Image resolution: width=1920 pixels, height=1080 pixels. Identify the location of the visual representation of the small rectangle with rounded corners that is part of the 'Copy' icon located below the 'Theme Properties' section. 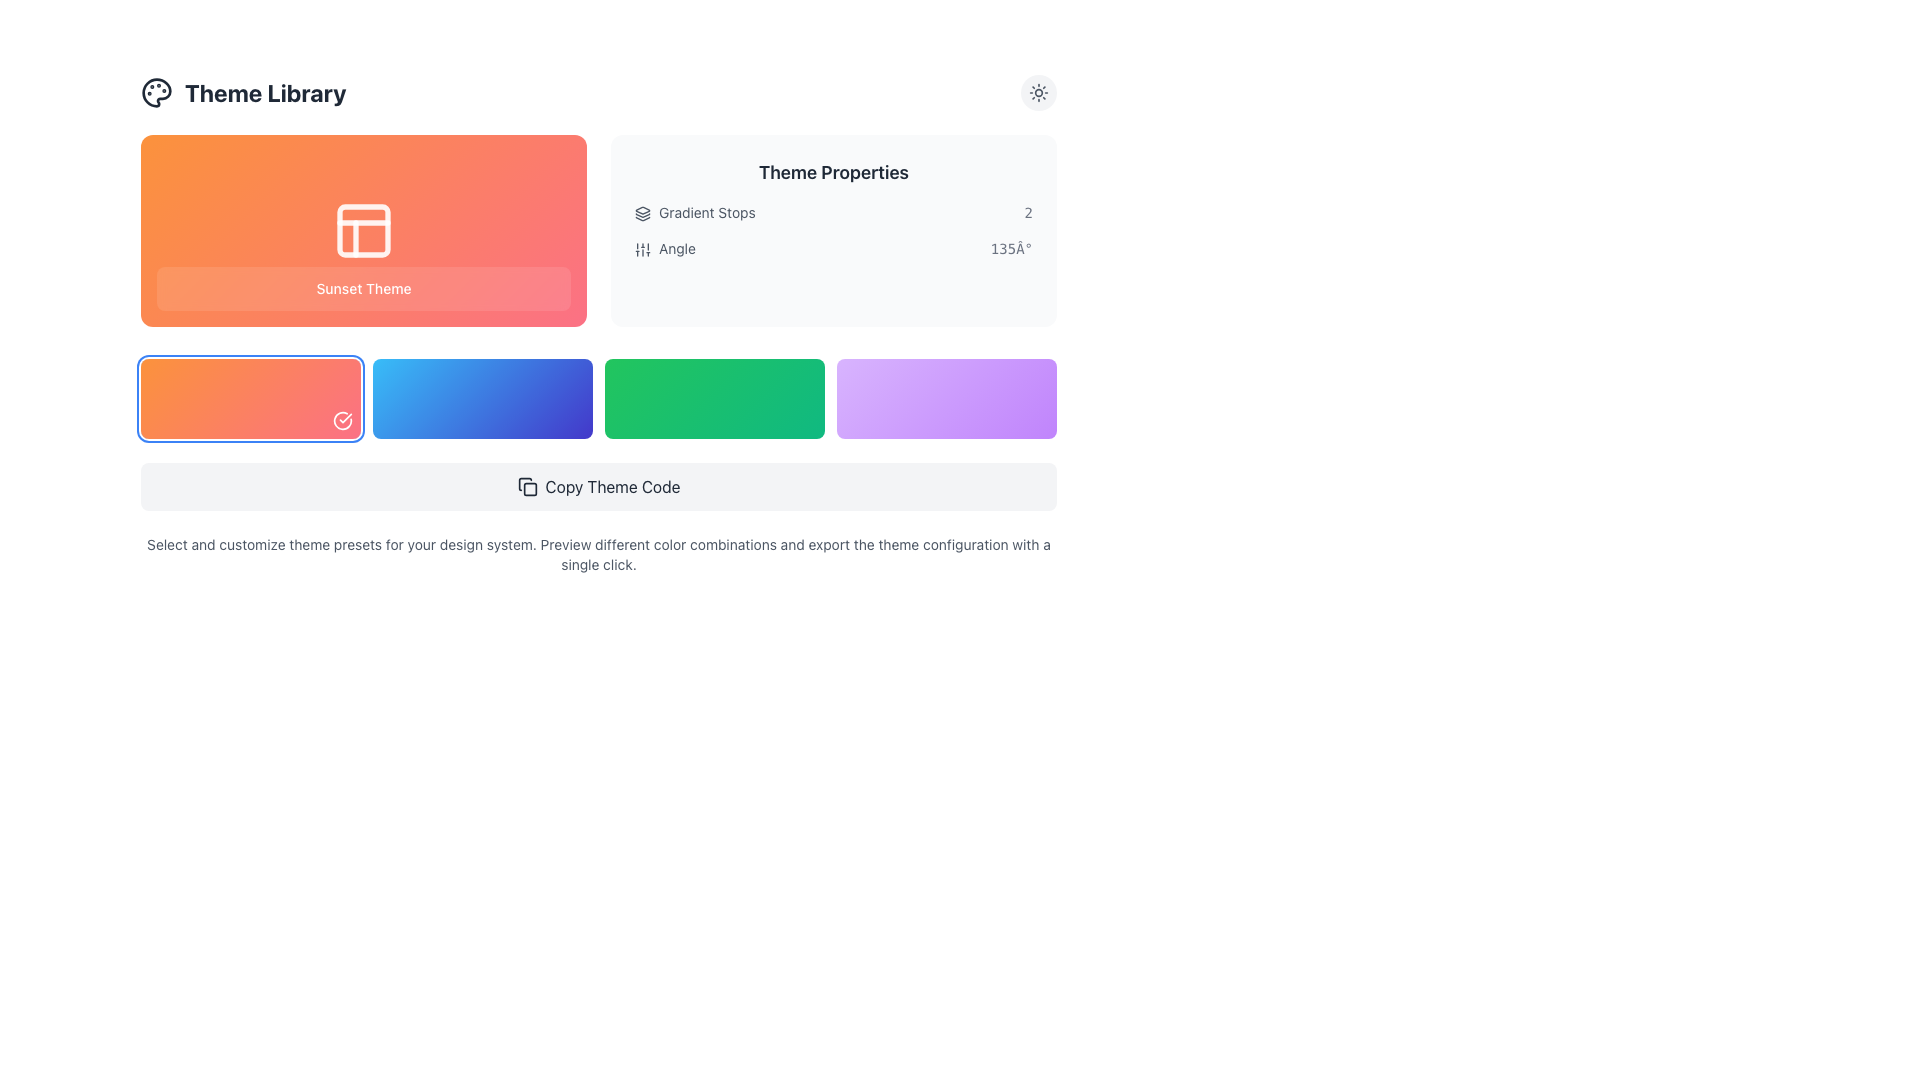
(529, 489).